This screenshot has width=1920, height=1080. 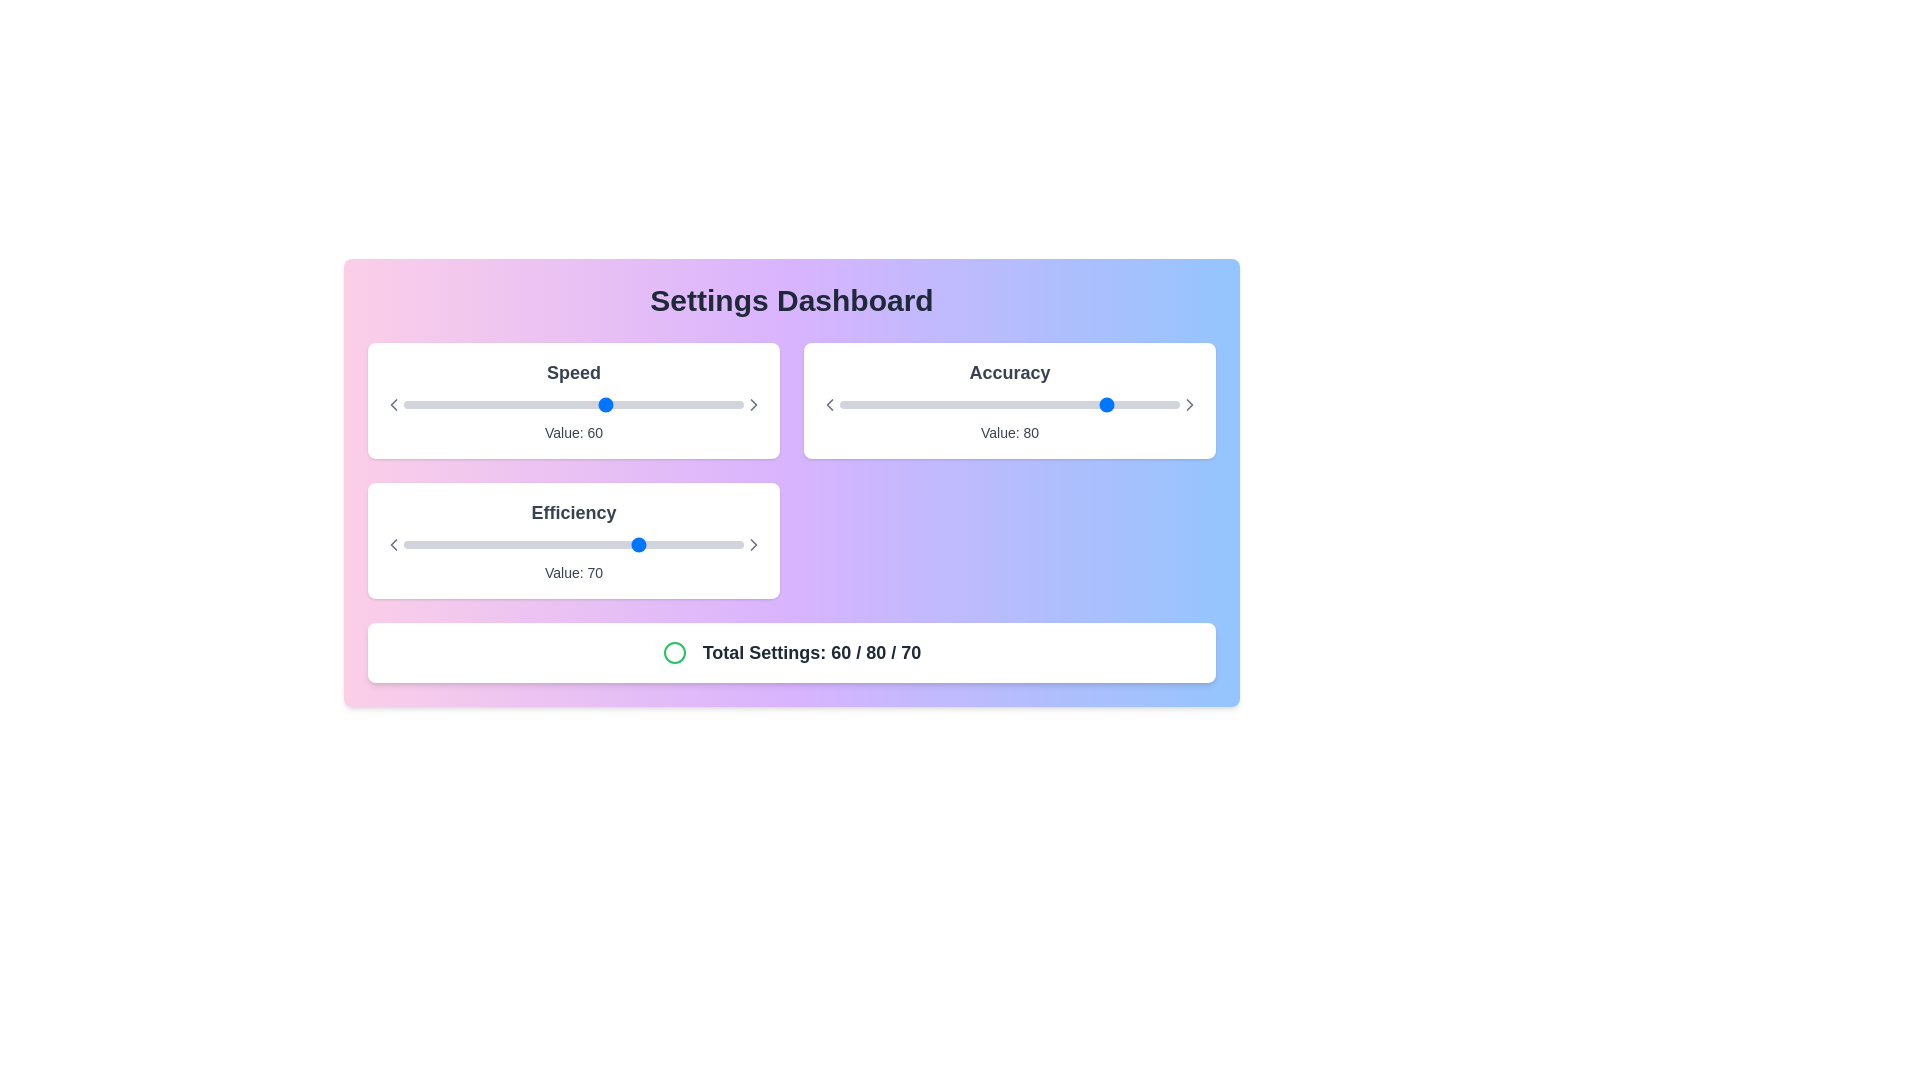 I want to click on efficiency, so click(x=430, y=544).